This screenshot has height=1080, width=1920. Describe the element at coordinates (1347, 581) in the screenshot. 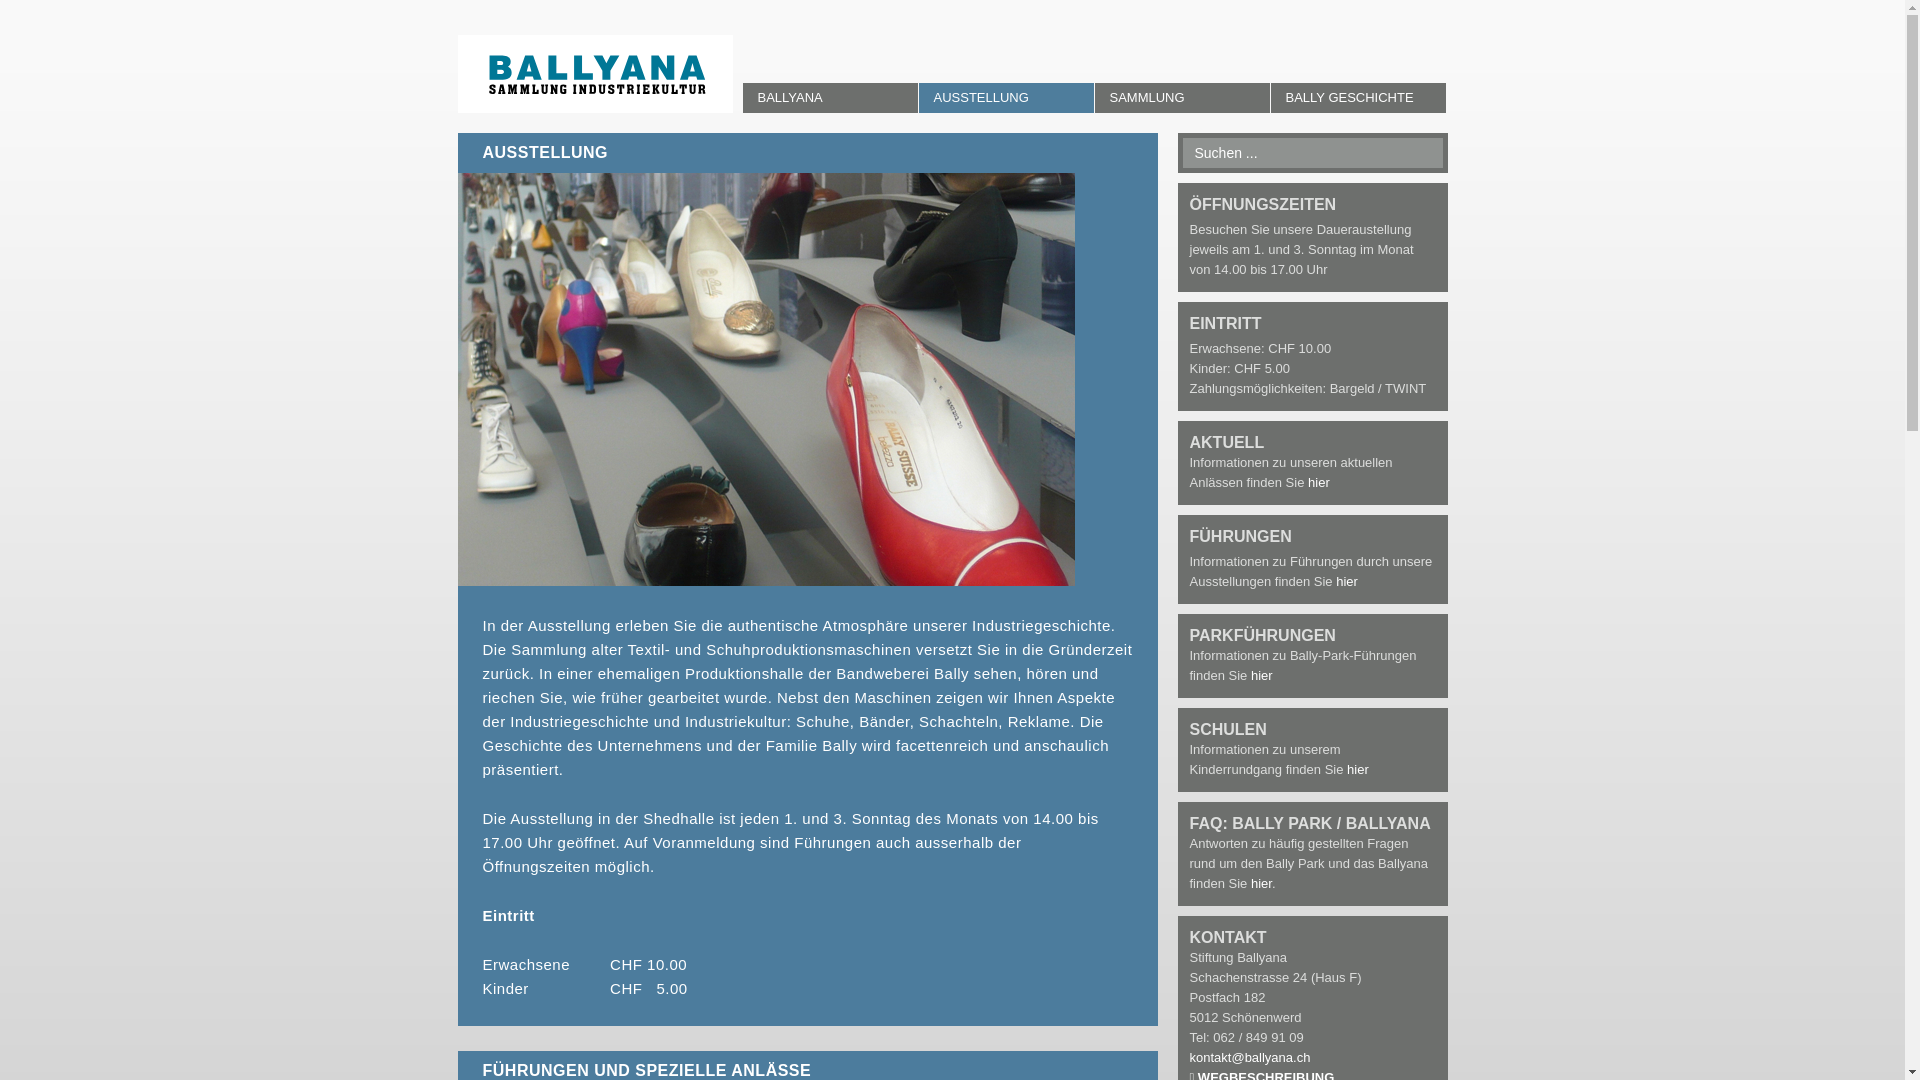

I see `'hier'` at that location.